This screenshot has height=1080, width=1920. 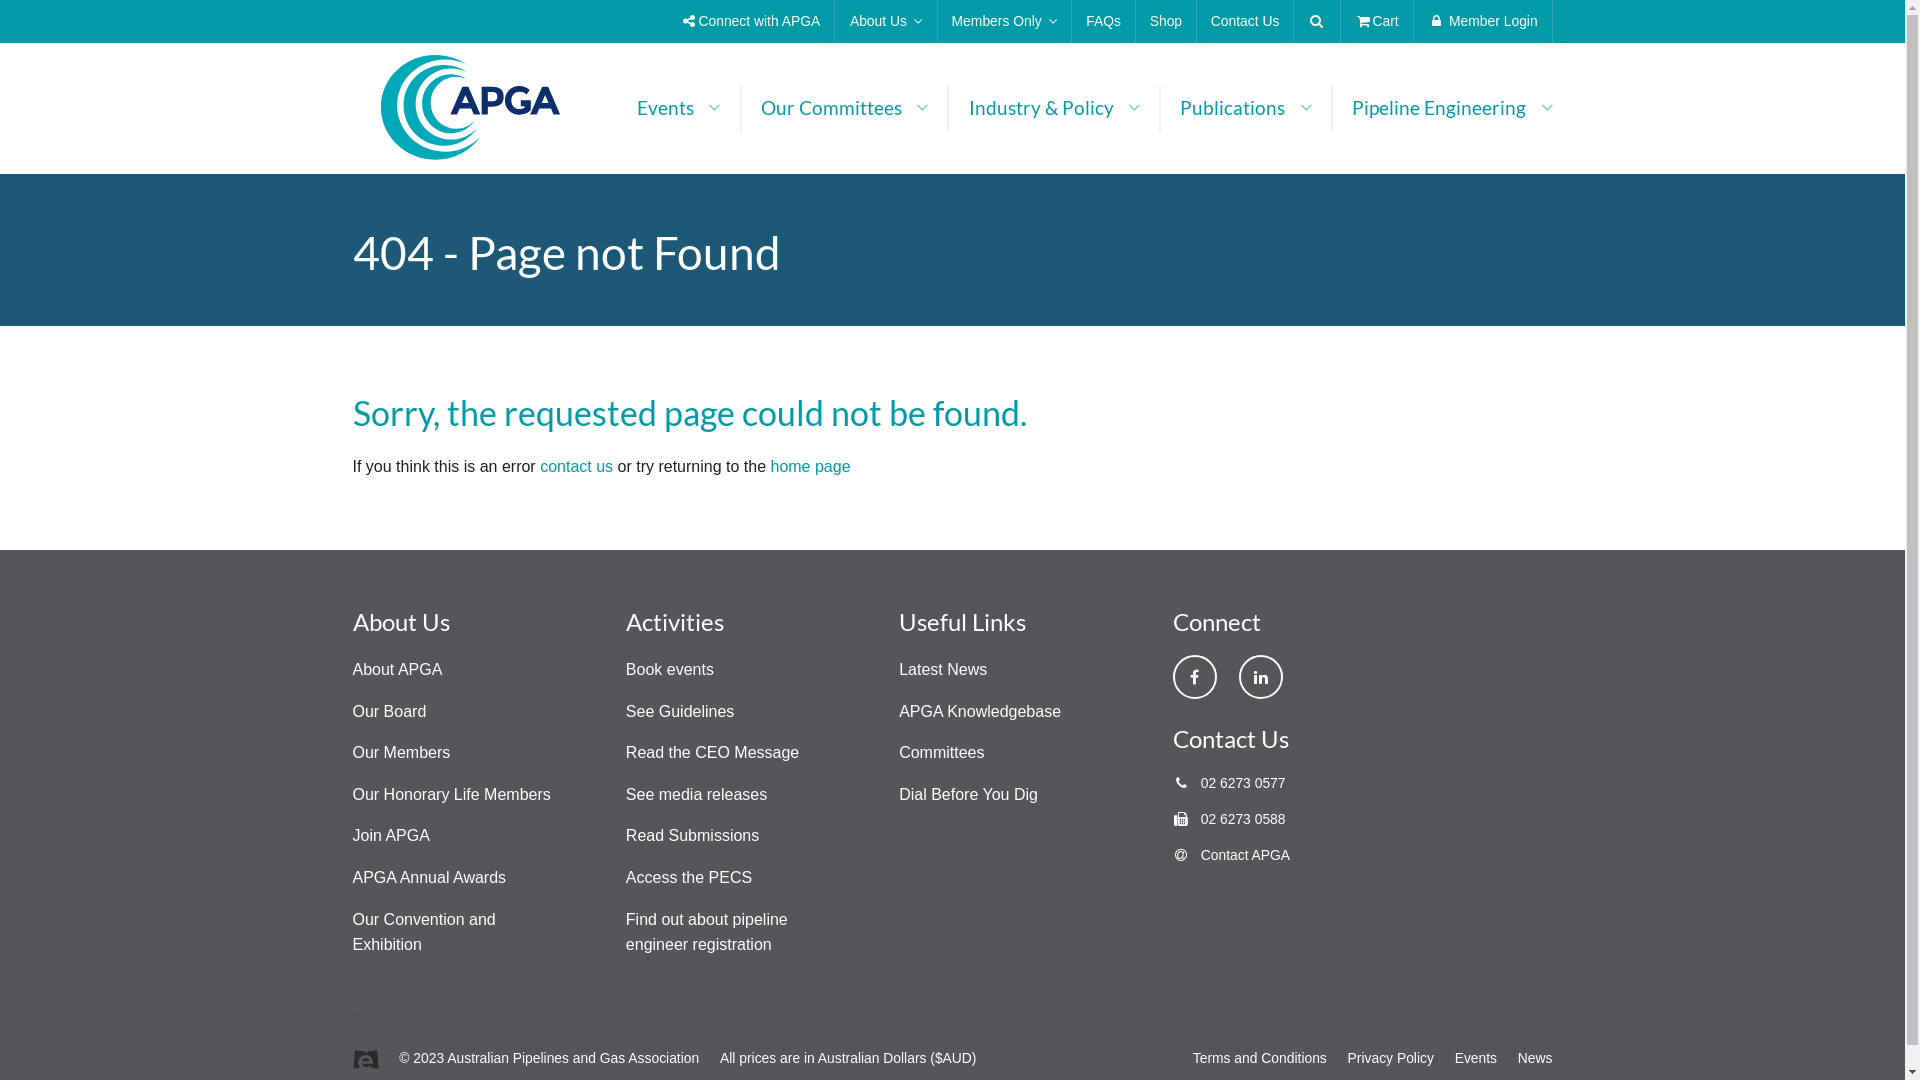 I want to click on 'Committees', so click(x=940, y=752).